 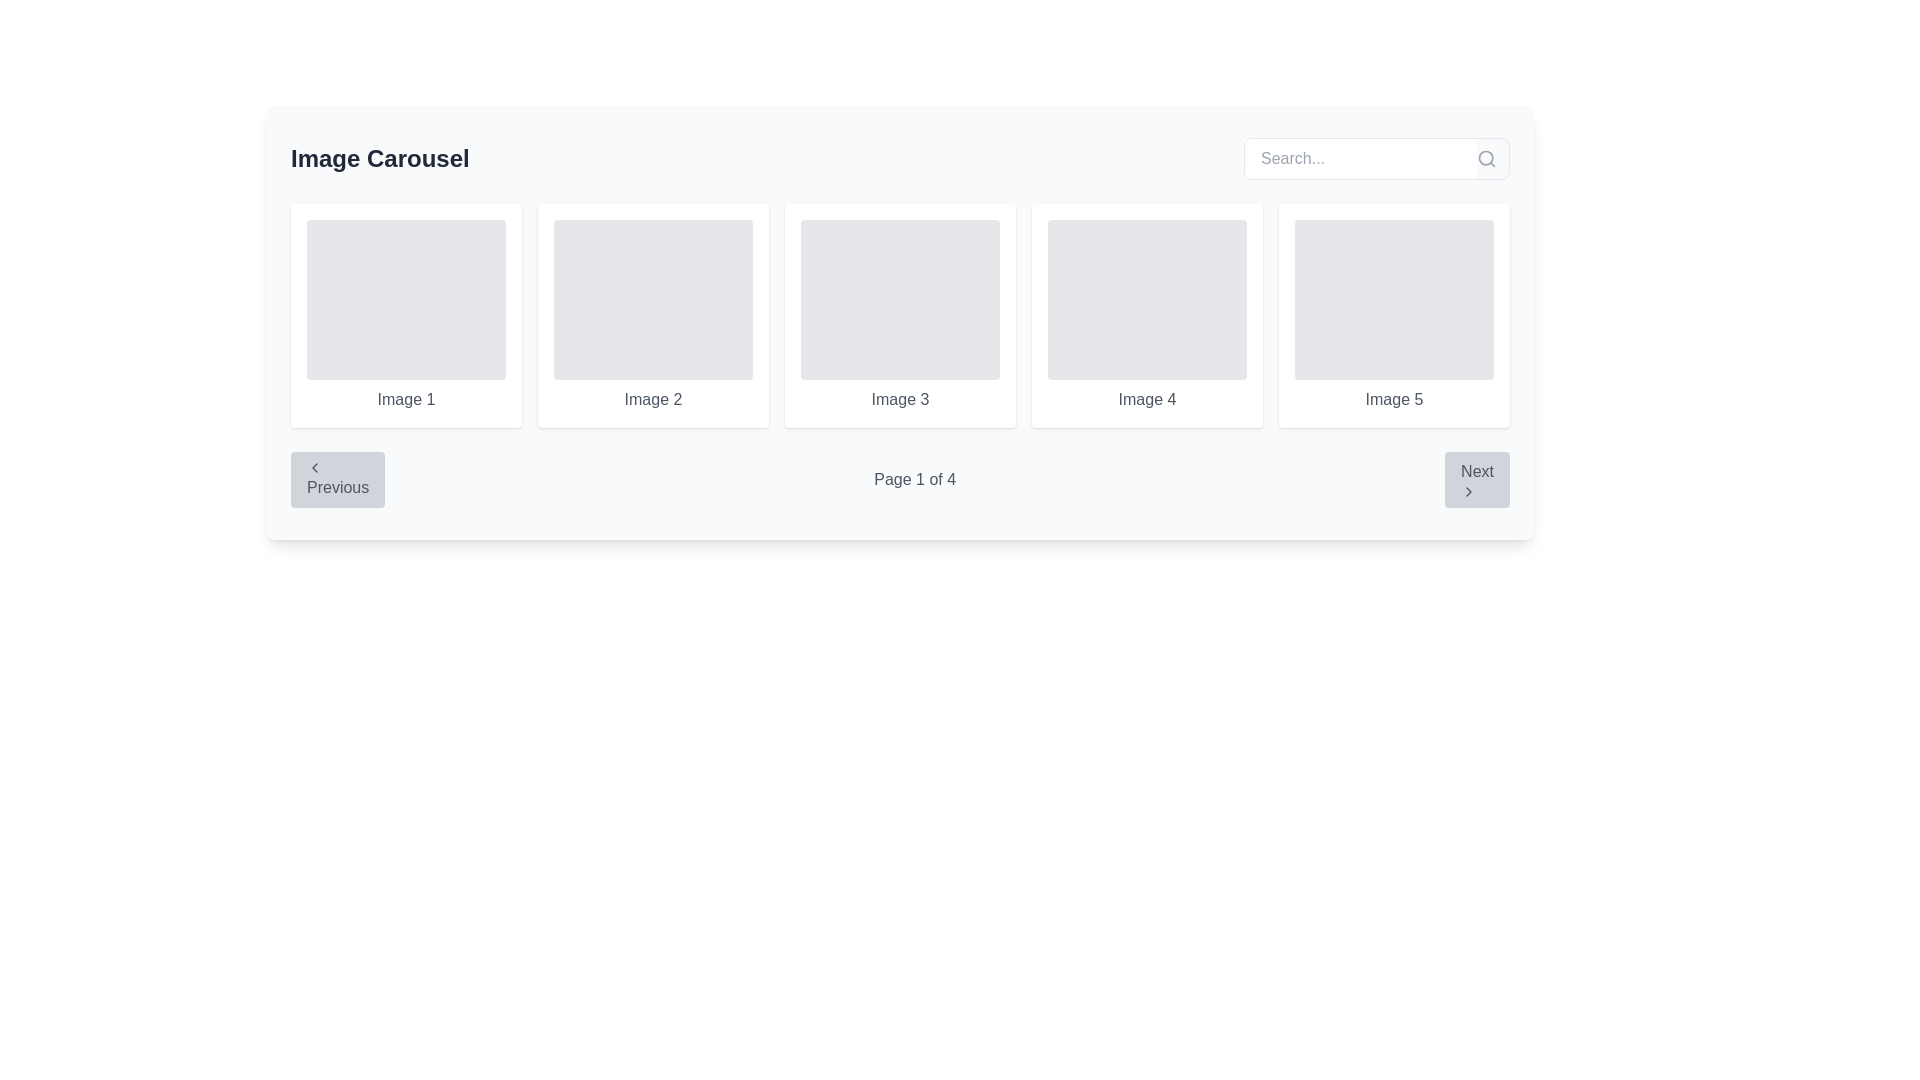 I want to click on the left-facing chevron arrow icon inside the 'Previous' button, so click(x=314, y=467).